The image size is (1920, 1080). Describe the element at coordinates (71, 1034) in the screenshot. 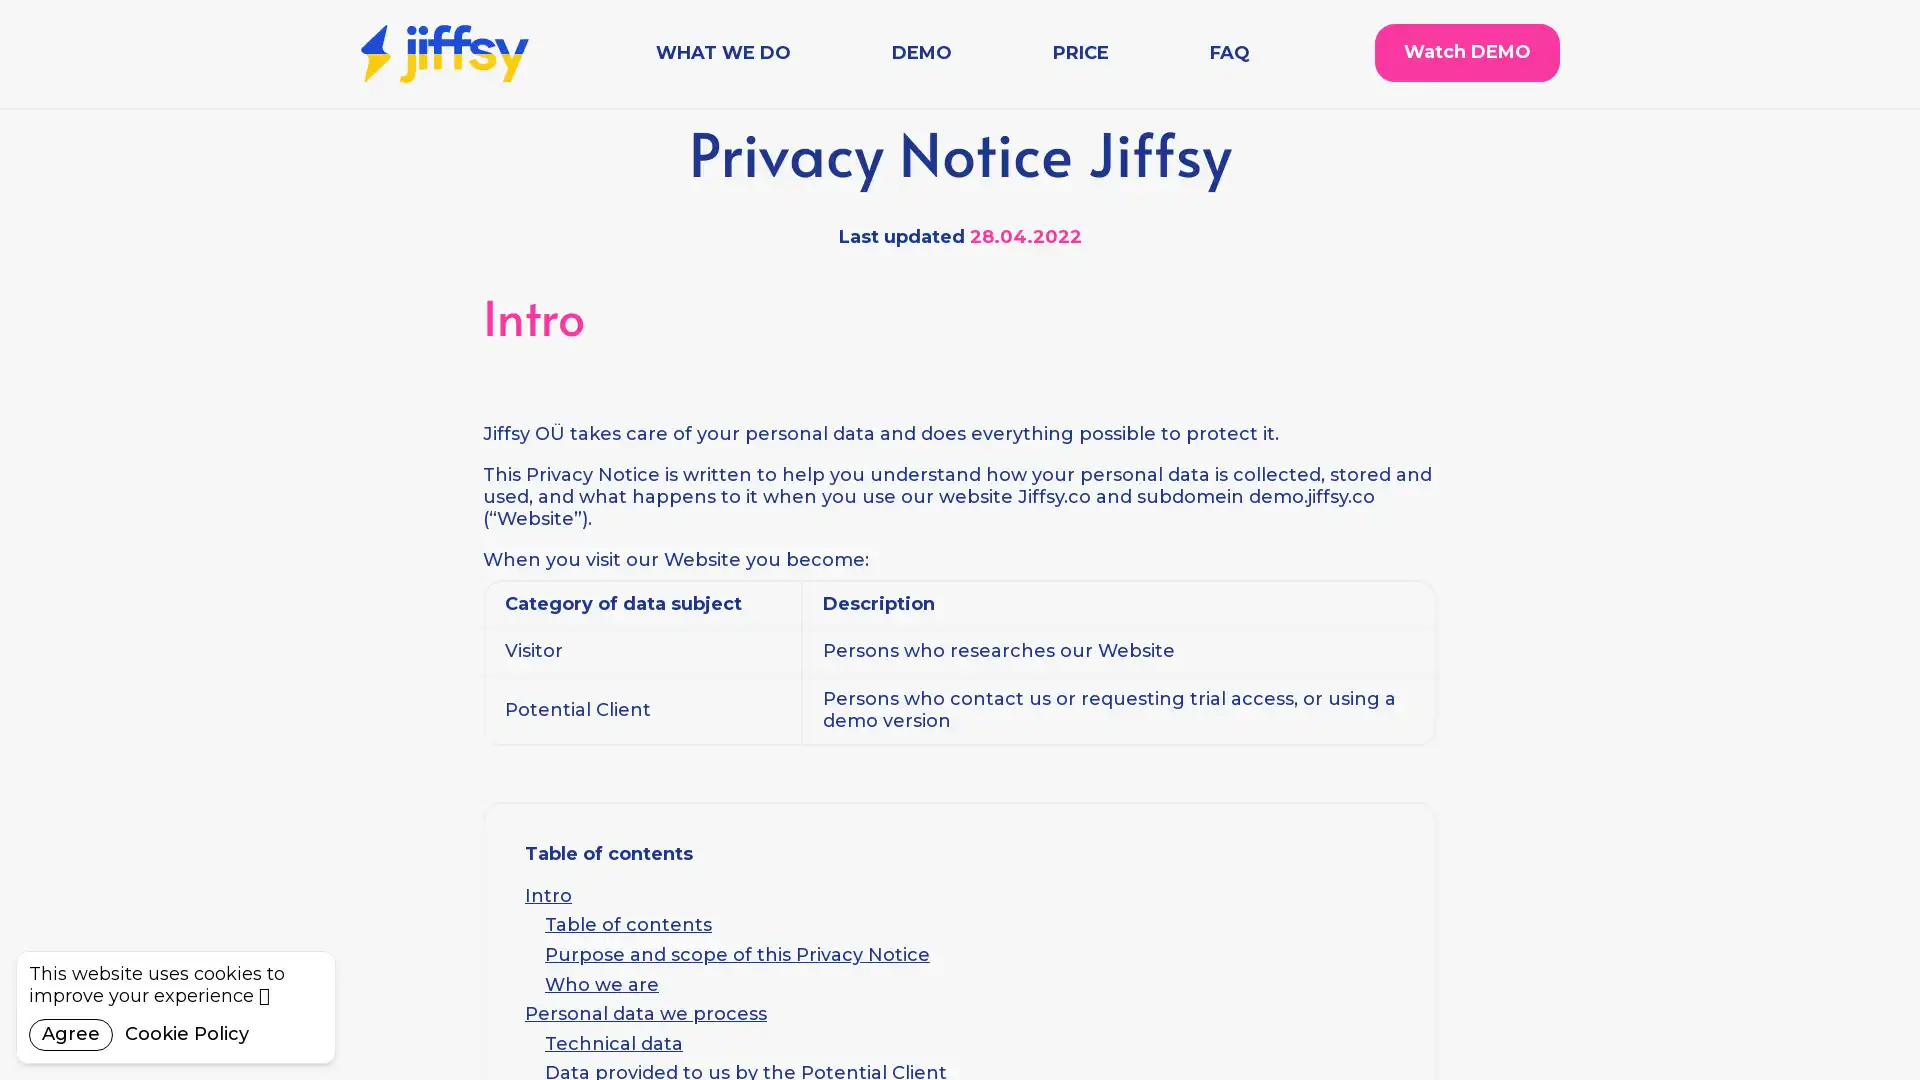

I see `Agree` at that location.